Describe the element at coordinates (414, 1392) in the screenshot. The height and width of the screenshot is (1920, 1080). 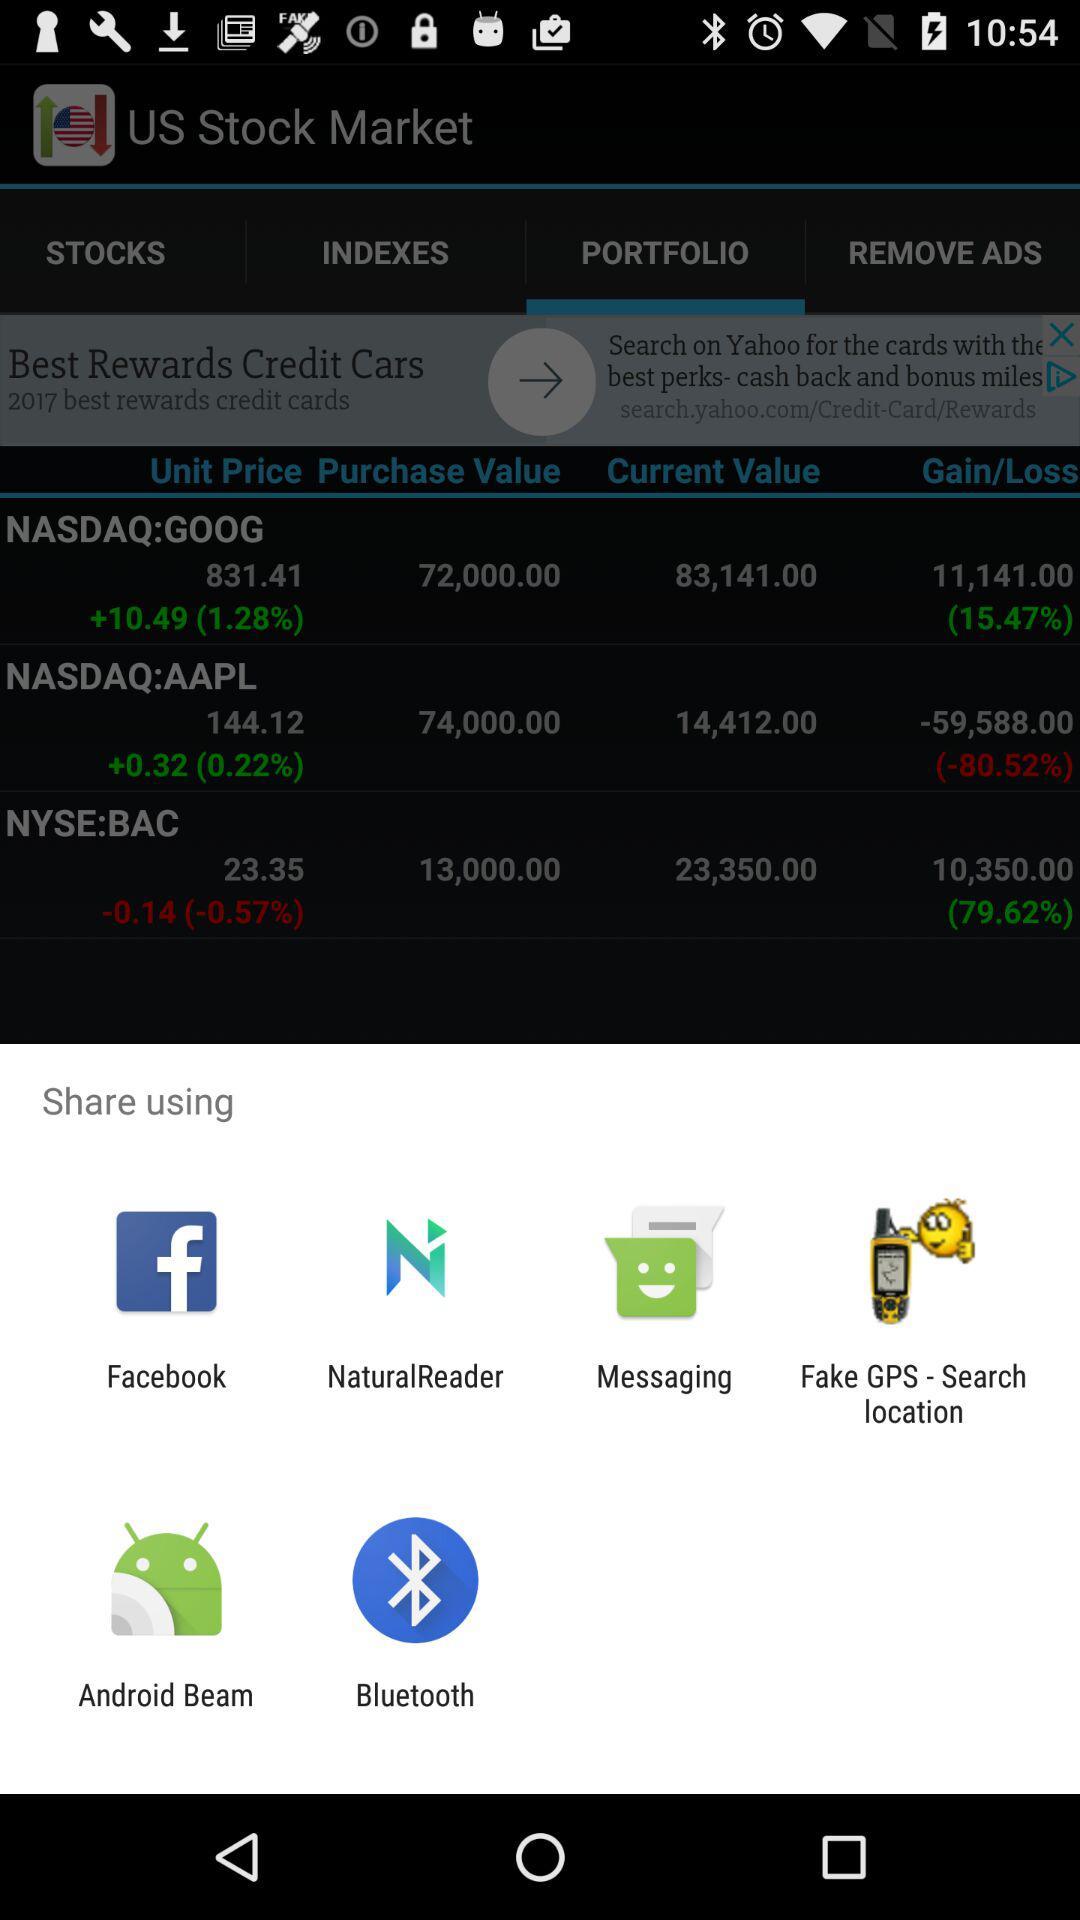
I see `the item next to facebook icon` at that location.